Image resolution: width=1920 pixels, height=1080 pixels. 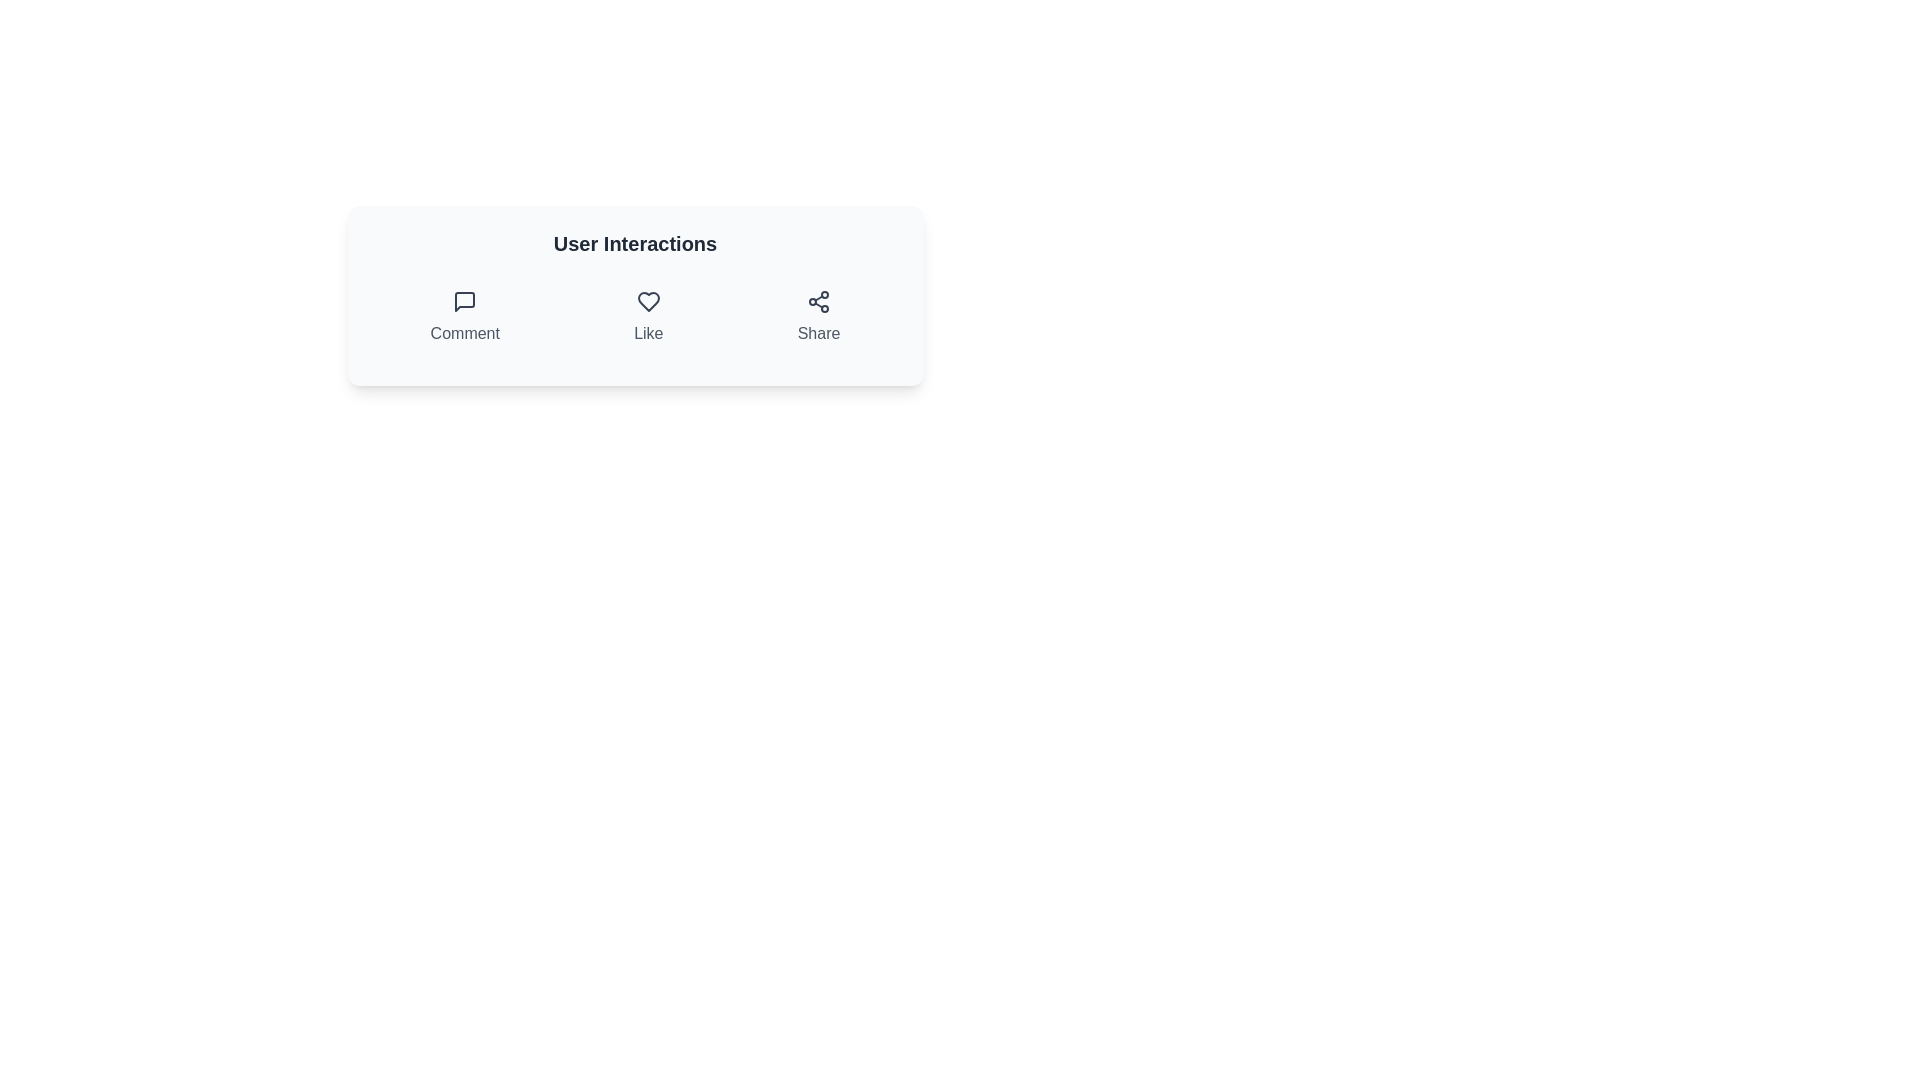 What do you see at coordinates (634, 242) in the screenshot?
I see `the 'User Interactions' title text` at bounding box center [634, 242].